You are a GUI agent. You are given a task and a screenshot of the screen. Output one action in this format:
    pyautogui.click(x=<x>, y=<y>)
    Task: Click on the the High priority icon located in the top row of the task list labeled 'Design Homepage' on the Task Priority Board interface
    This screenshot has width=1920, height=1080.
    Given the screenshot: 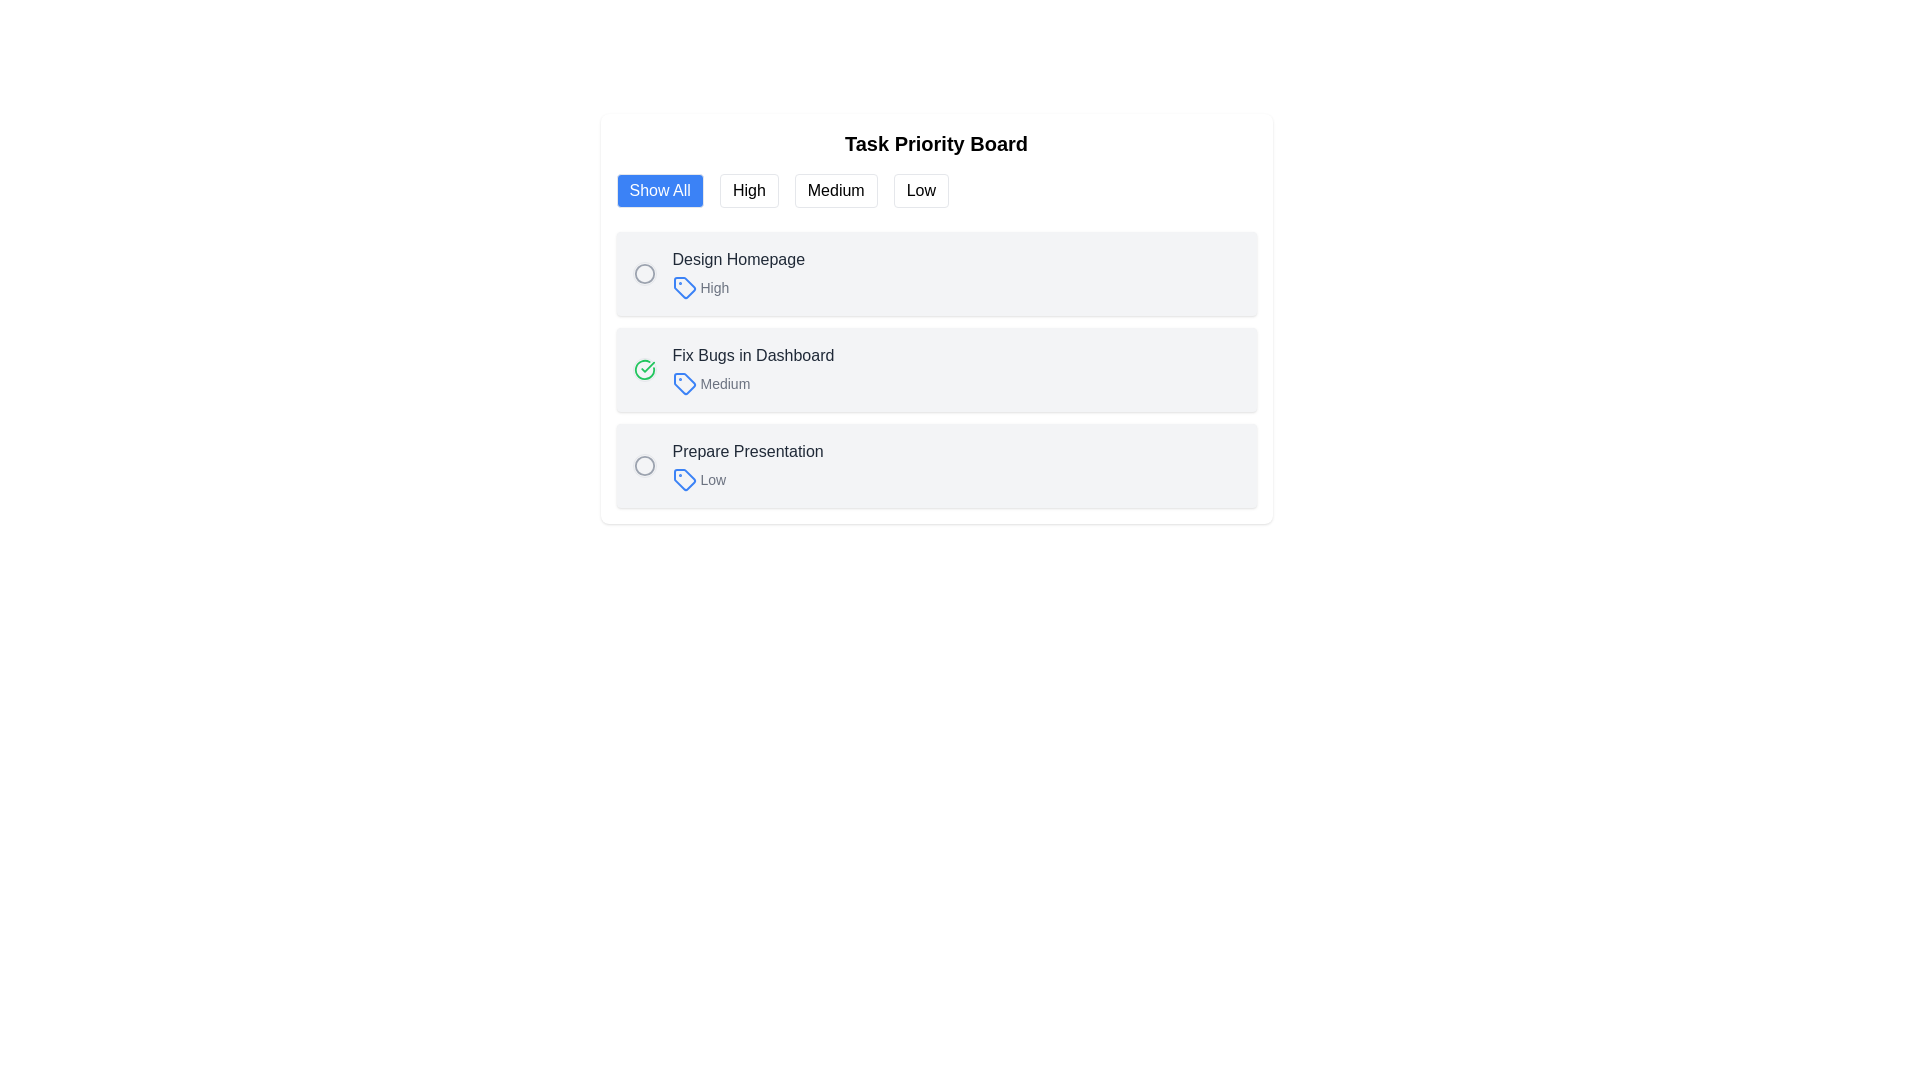 What is the action you would take?
    pyautogui.click(x=684, y=288)
    